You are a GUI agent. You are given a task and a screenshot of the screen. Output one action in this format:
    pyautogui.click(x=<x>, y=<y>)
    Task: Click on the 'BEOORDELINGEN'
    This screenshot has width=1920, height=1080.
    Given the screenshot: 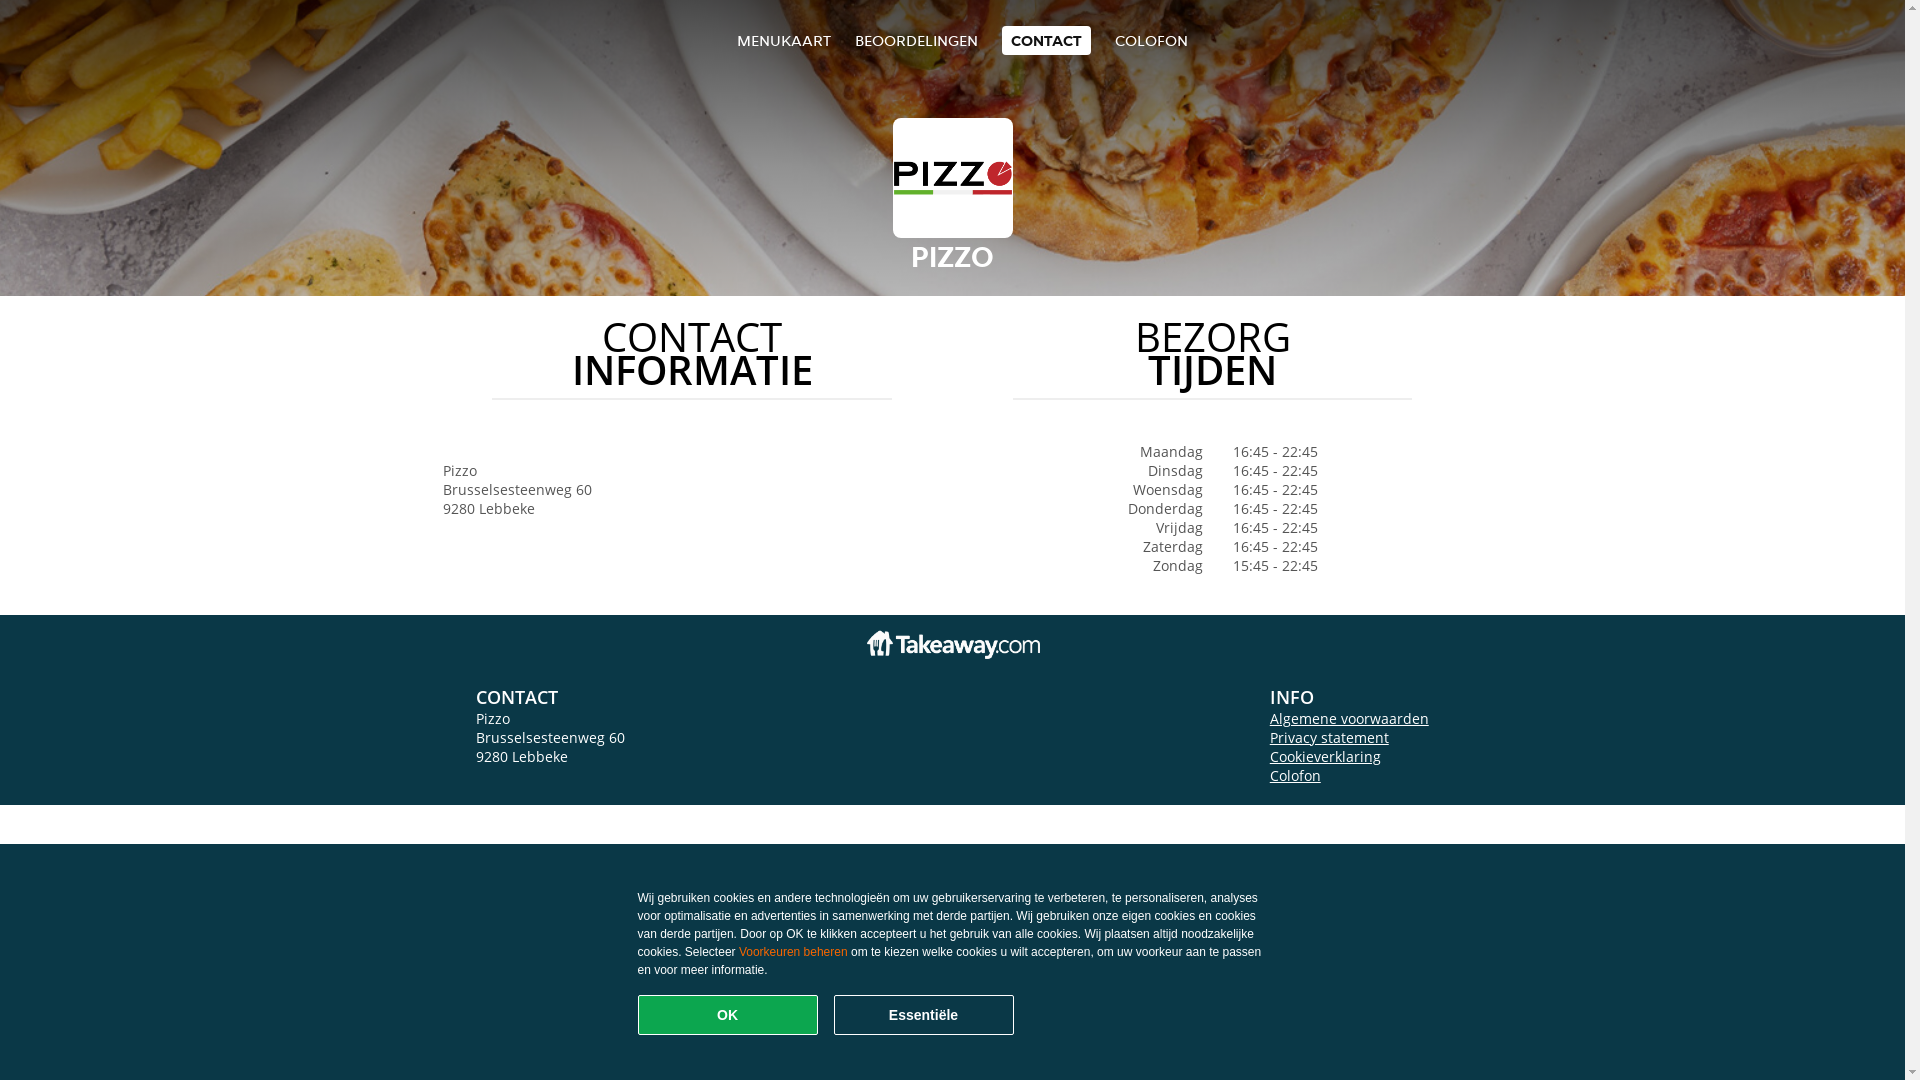 What is the action you would take?
    pyautogui.click(x=915, y=40)
    